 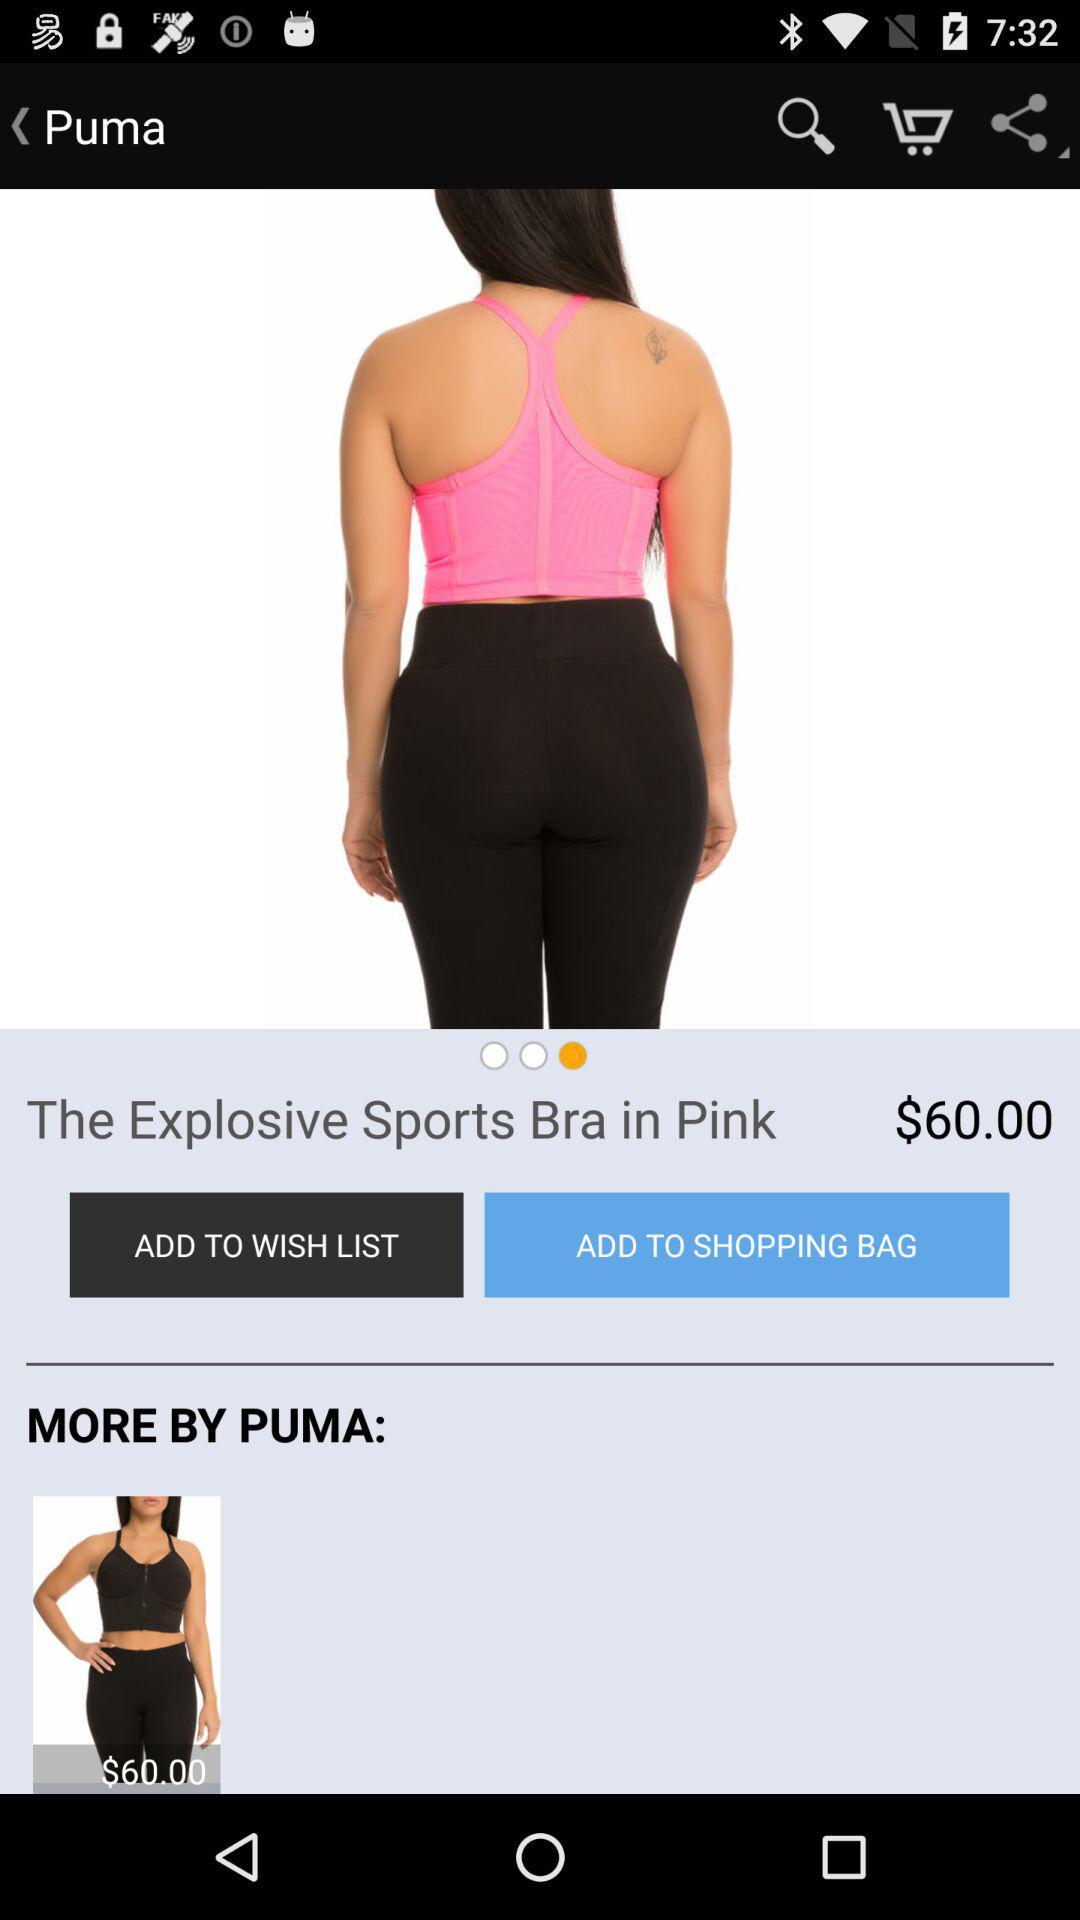 I want to click on icon at the top, so click(x=540, y=608).